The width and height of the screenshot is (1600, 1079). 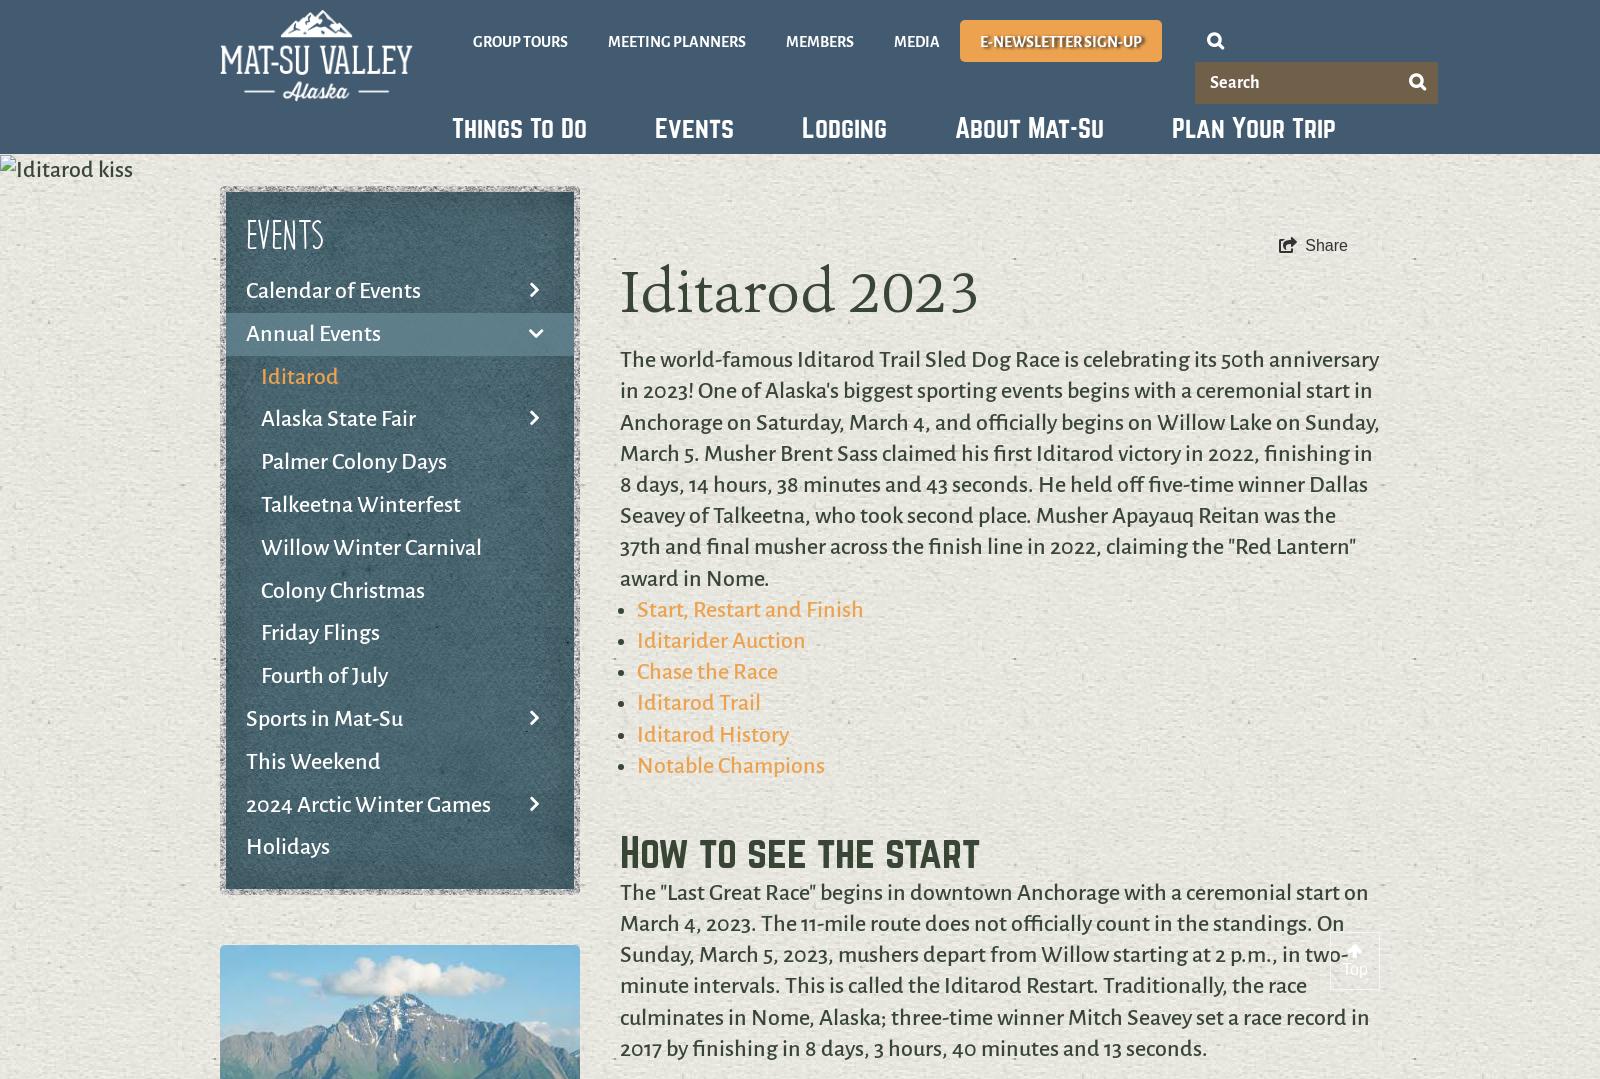 What do you see at coordinates (619, 852) in the screenshot?
I see `'How to see the start'` at bounding box center [619, 852].